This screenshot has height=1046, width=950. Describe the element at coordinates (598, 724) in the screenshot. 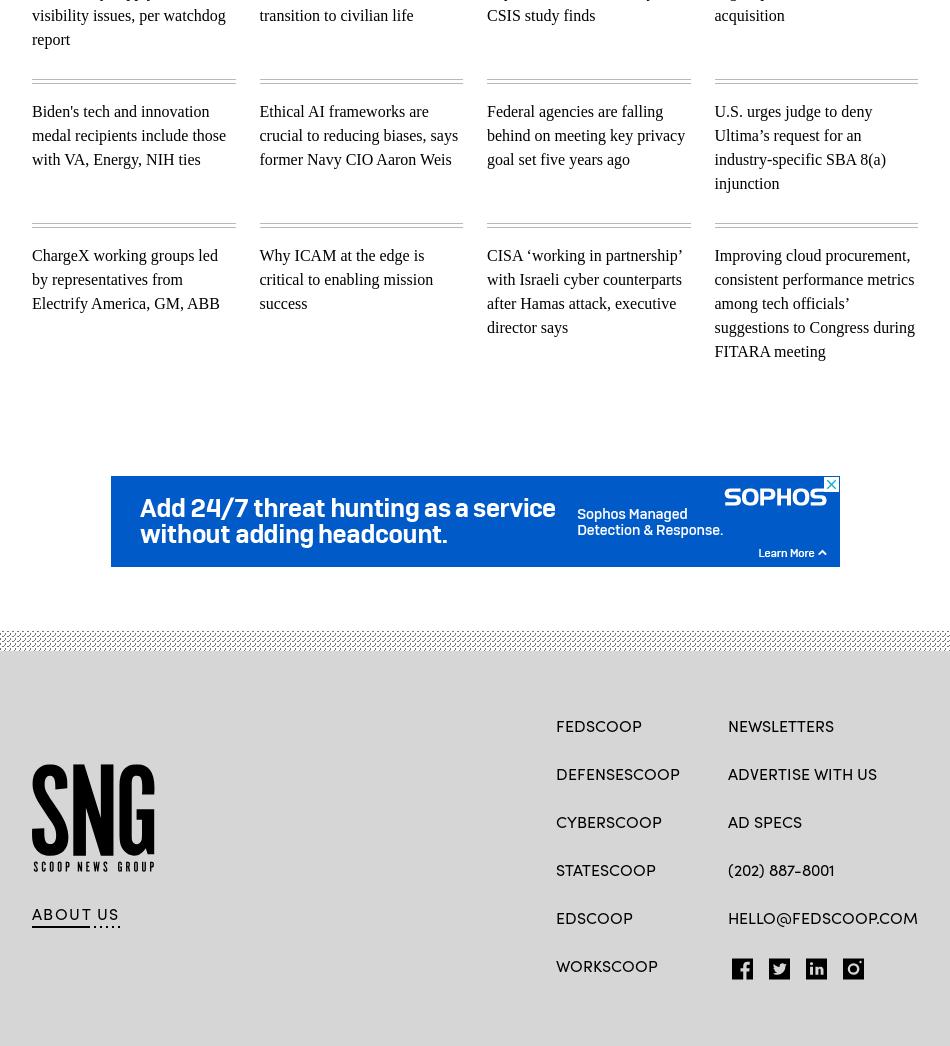

I see `'FedScoop'` at that location.